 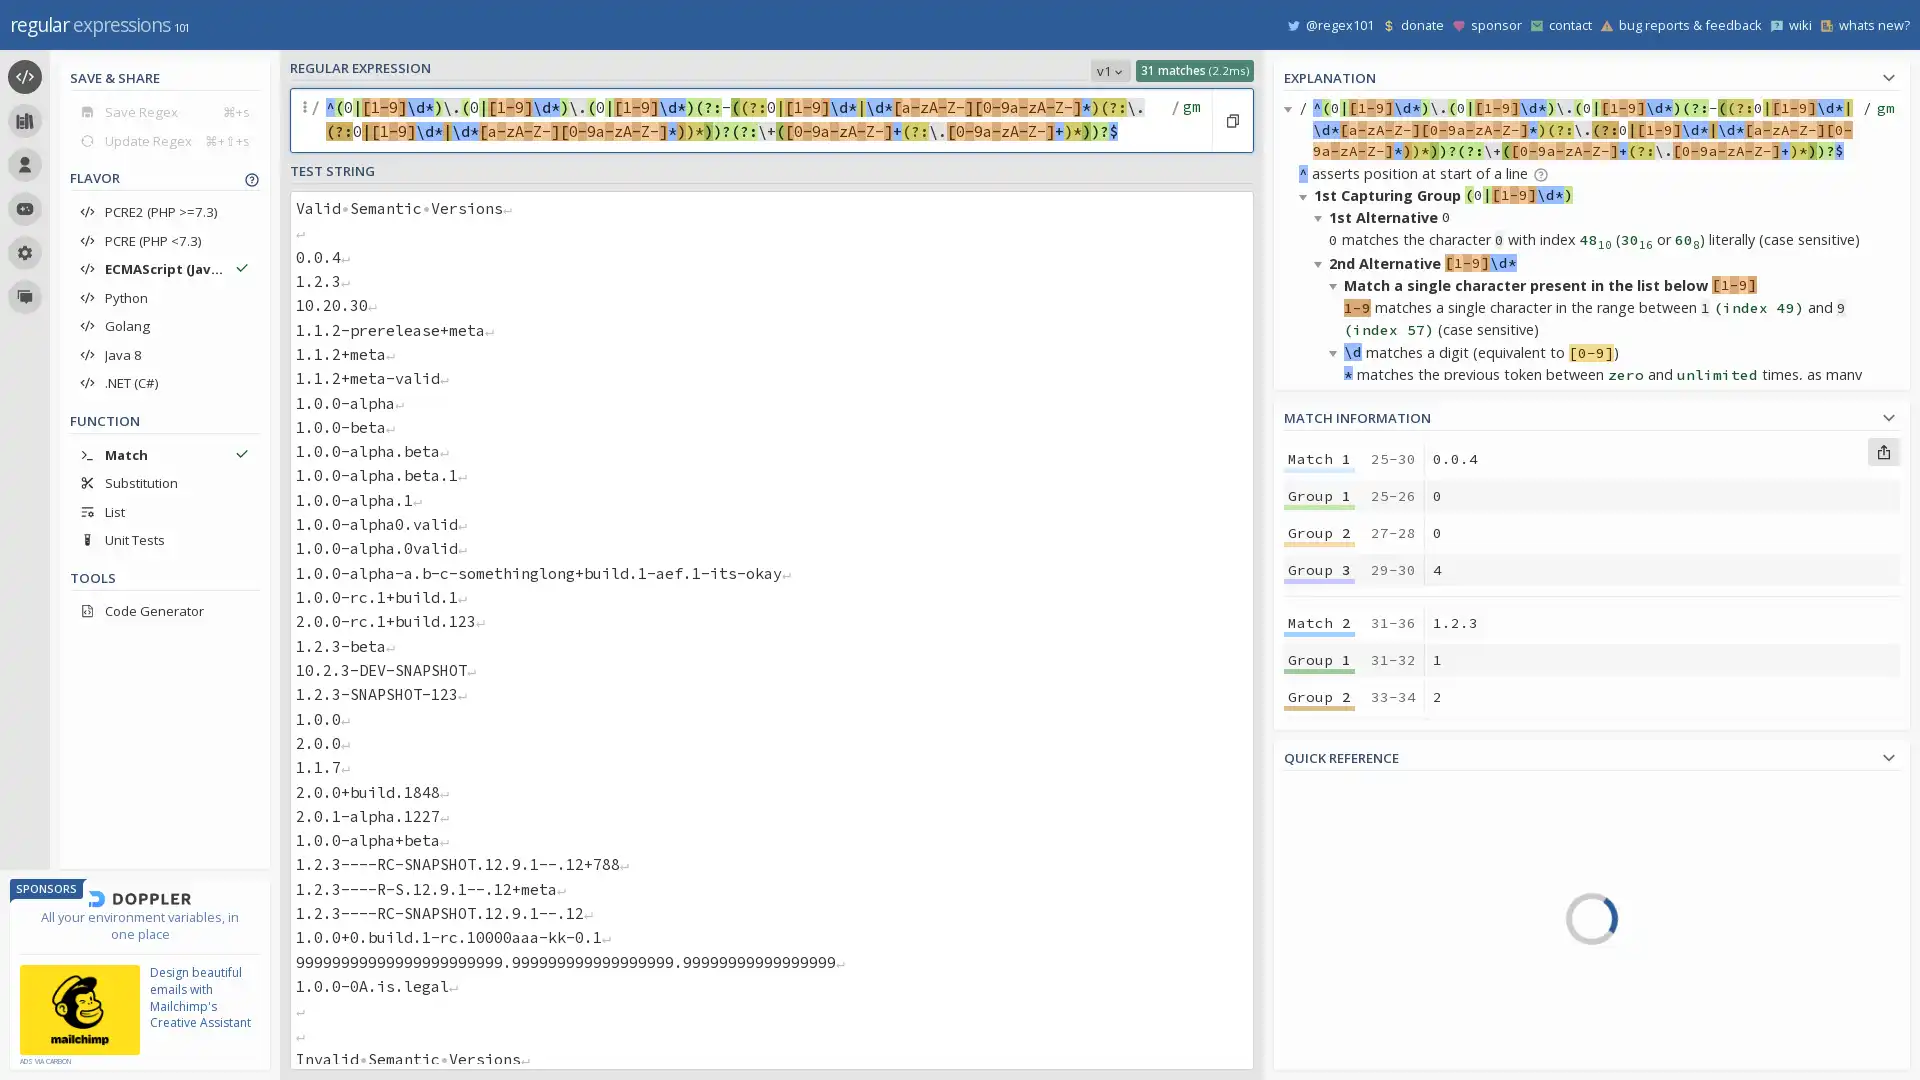 What do you see at coordinates (1336, 285) in the screenshot?
I see `Collapse Subtree` at bounding box center [1336, 285].